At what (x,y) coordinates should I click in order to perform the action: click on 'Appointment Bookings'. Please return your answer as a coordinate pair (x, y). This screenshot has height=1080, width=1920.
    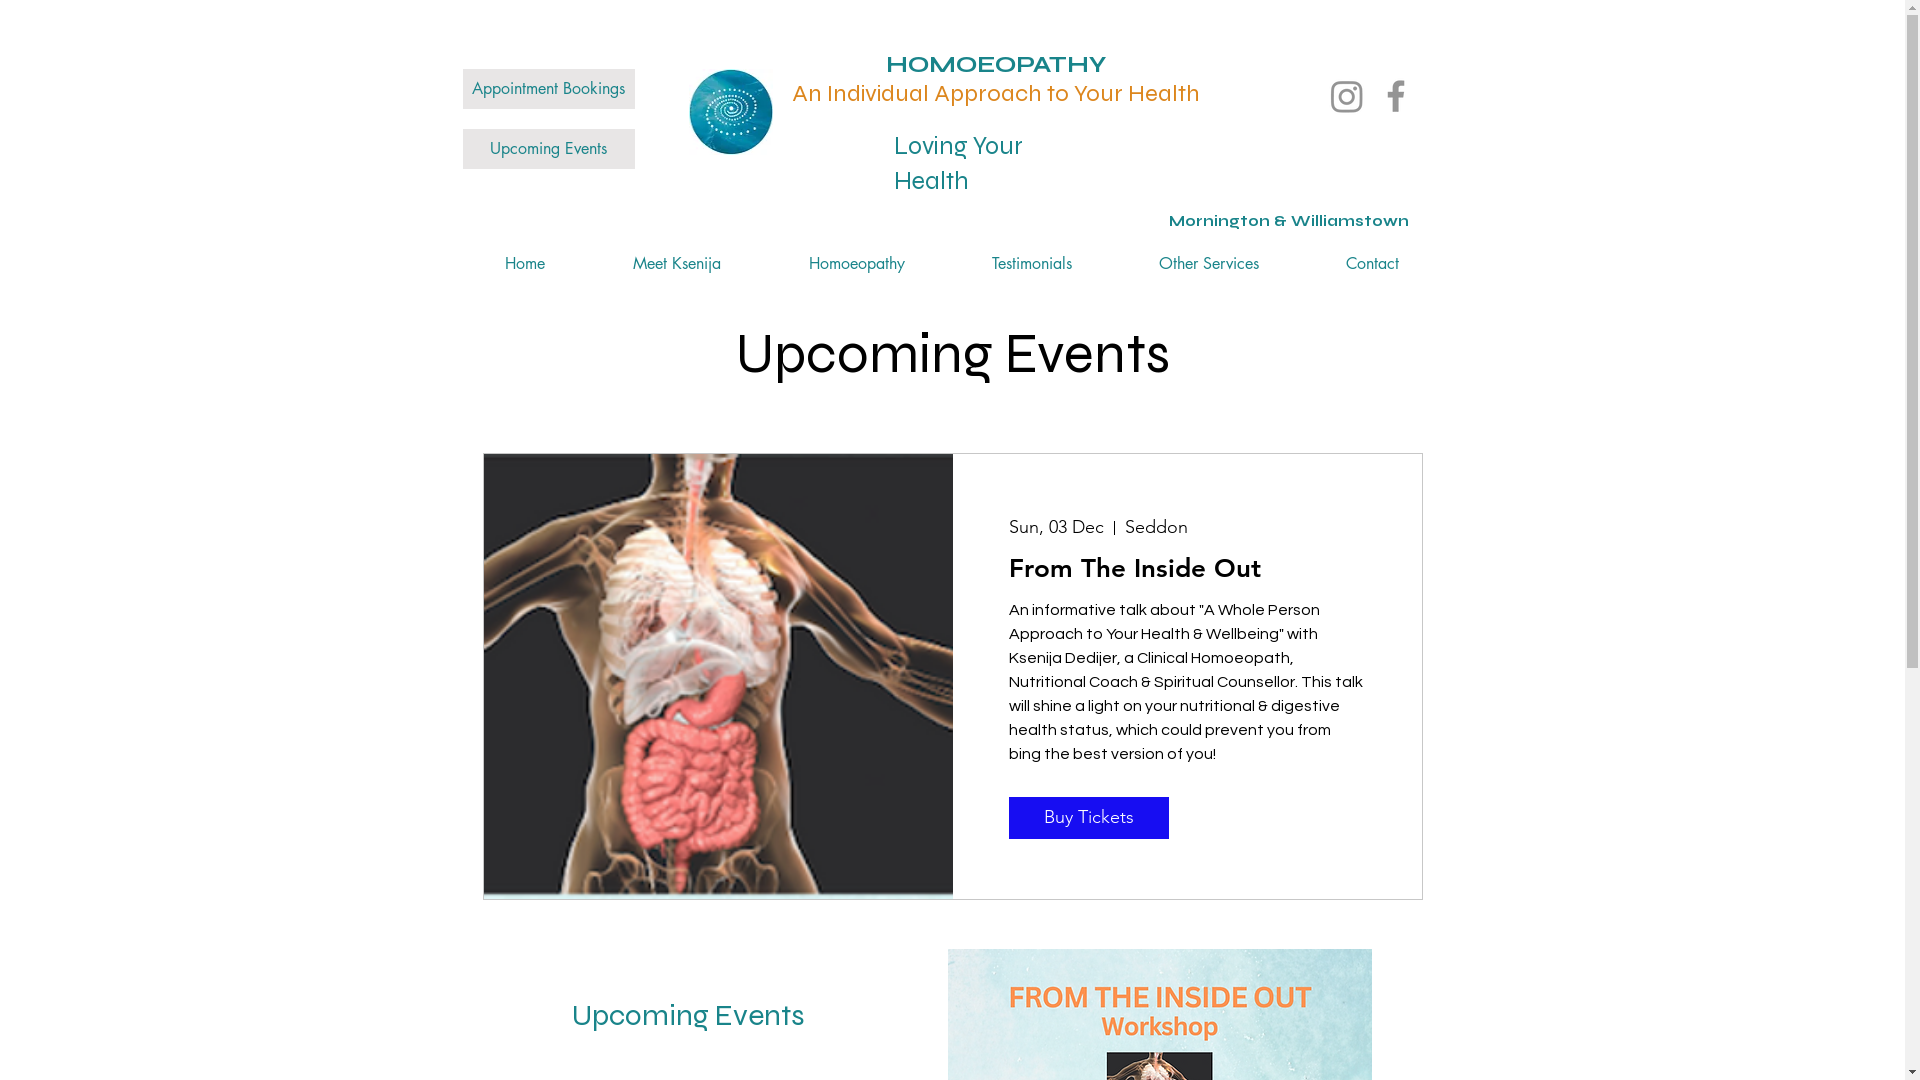
    Looking at the image, I should click on (460, 87).